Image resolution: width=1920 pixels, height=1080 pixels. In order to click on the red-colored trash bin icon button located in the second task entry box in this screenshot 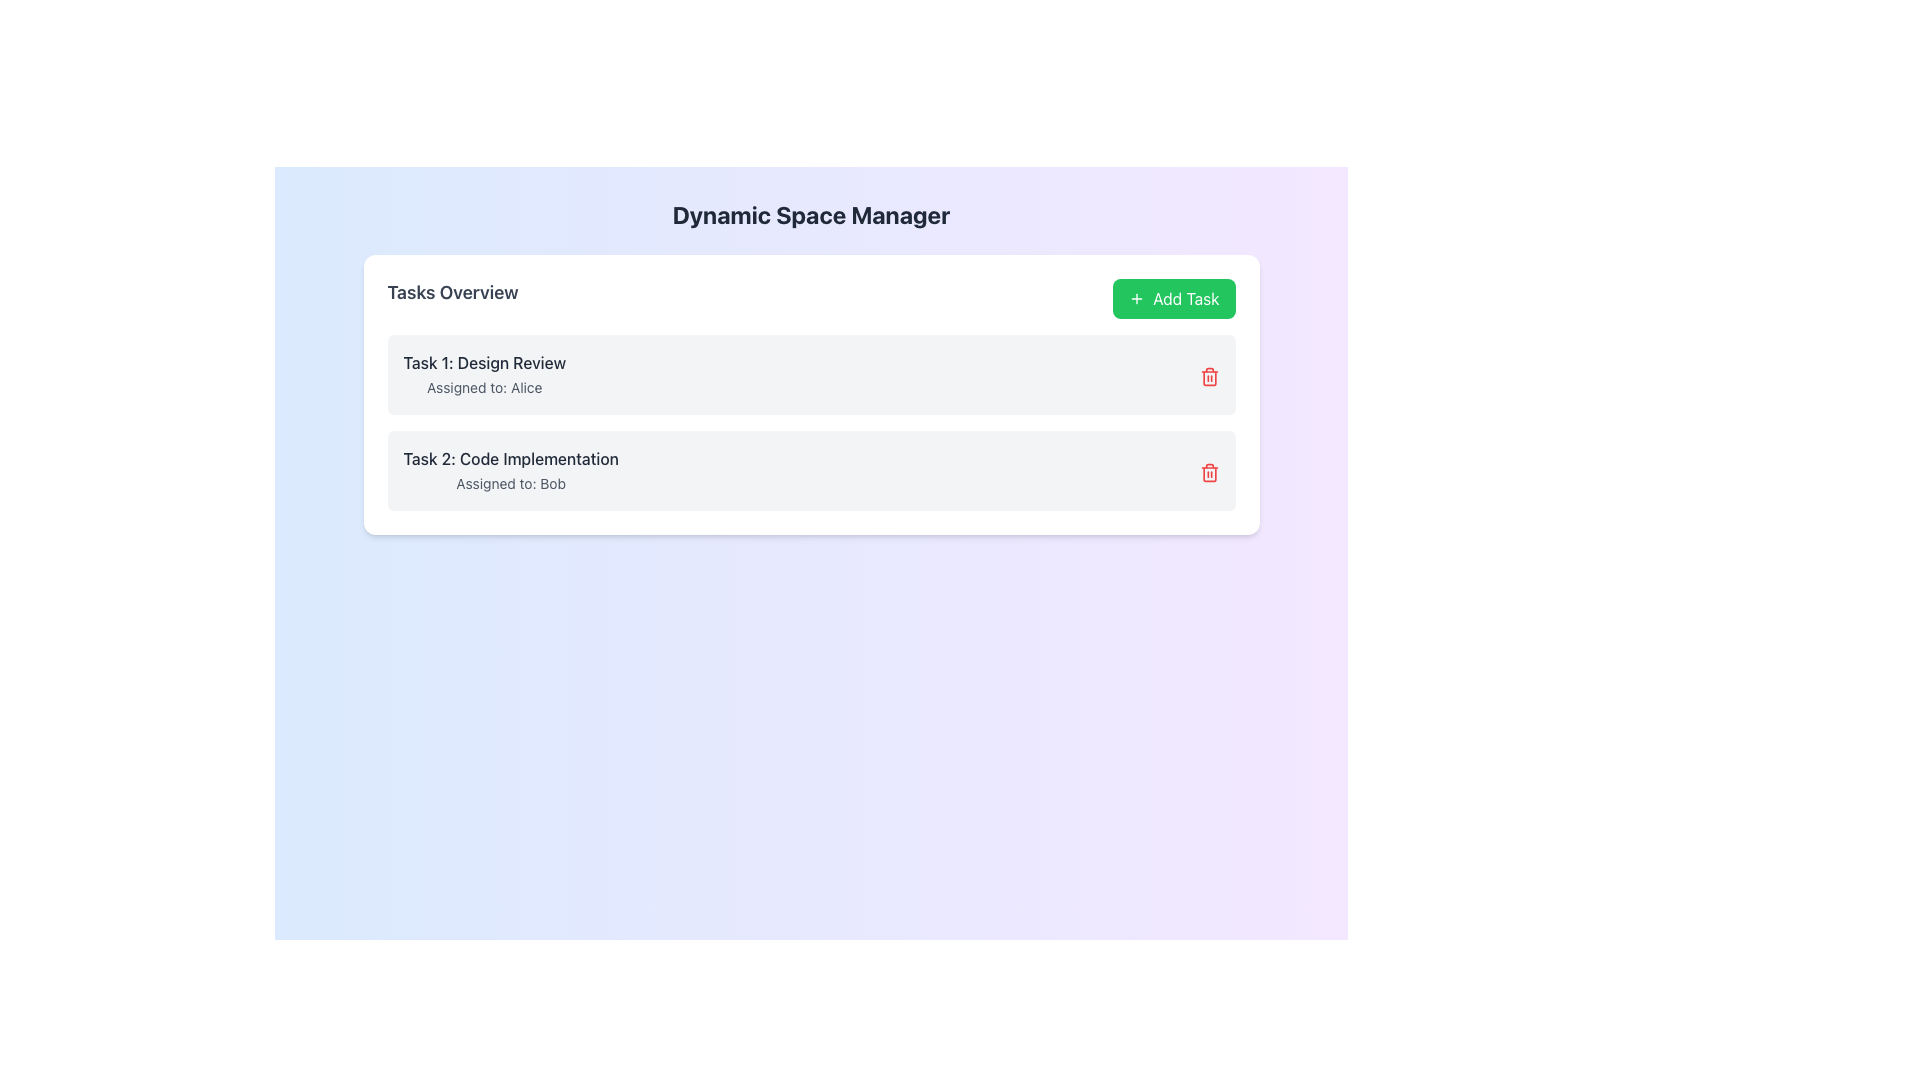, I will do `click(1208, 474)`.